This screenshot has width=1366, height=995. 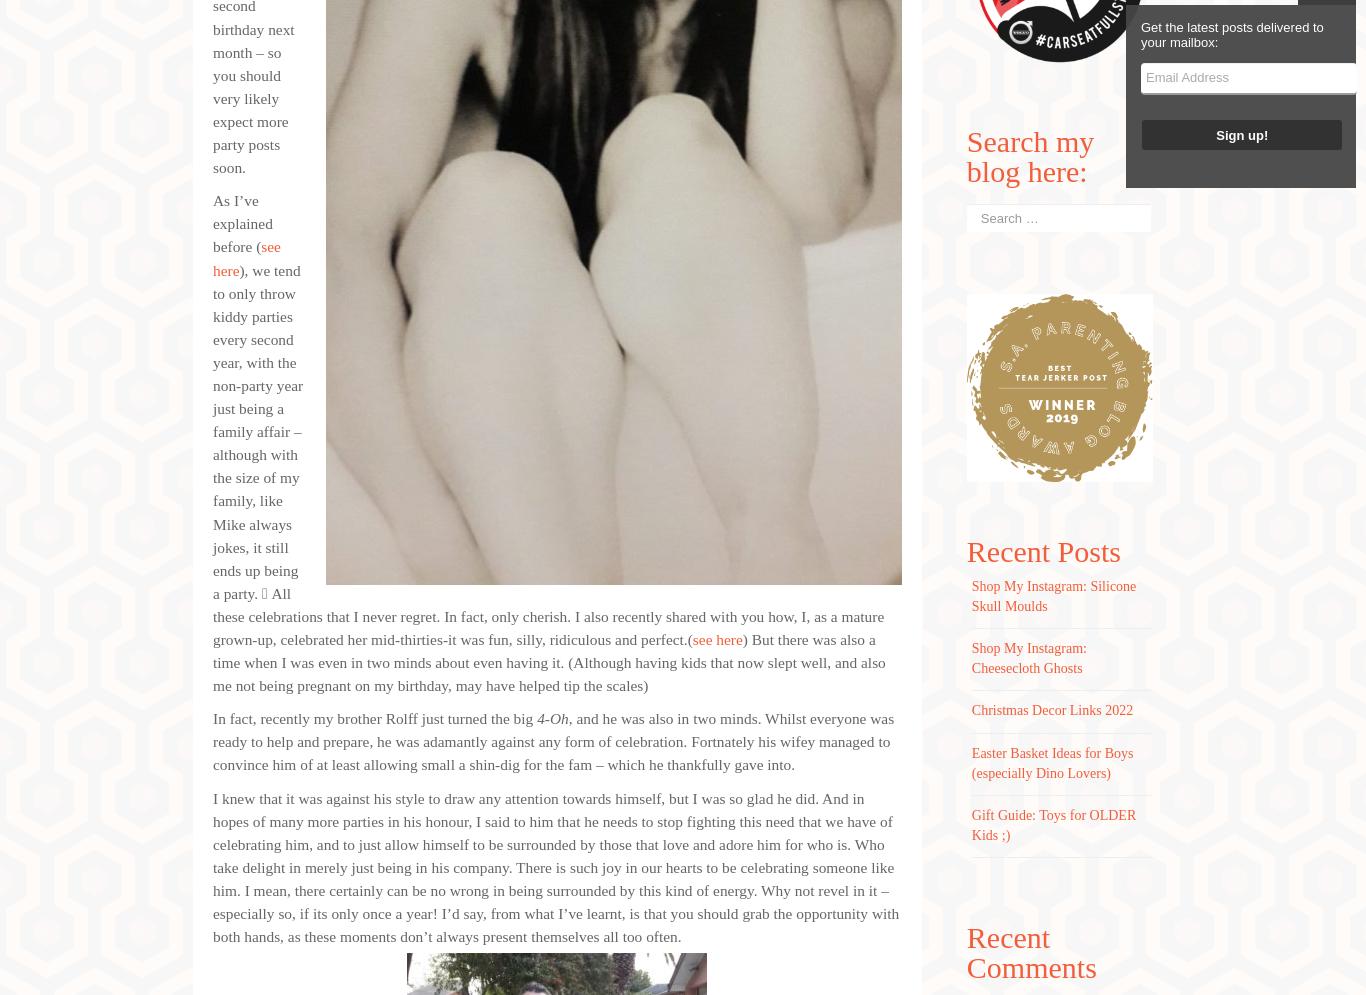 What do you see at coordinates (373, 718) in the screenshot?
I see `'In fact, recently my brother Rolff just turned the big'` at bounding box center [373, 718].